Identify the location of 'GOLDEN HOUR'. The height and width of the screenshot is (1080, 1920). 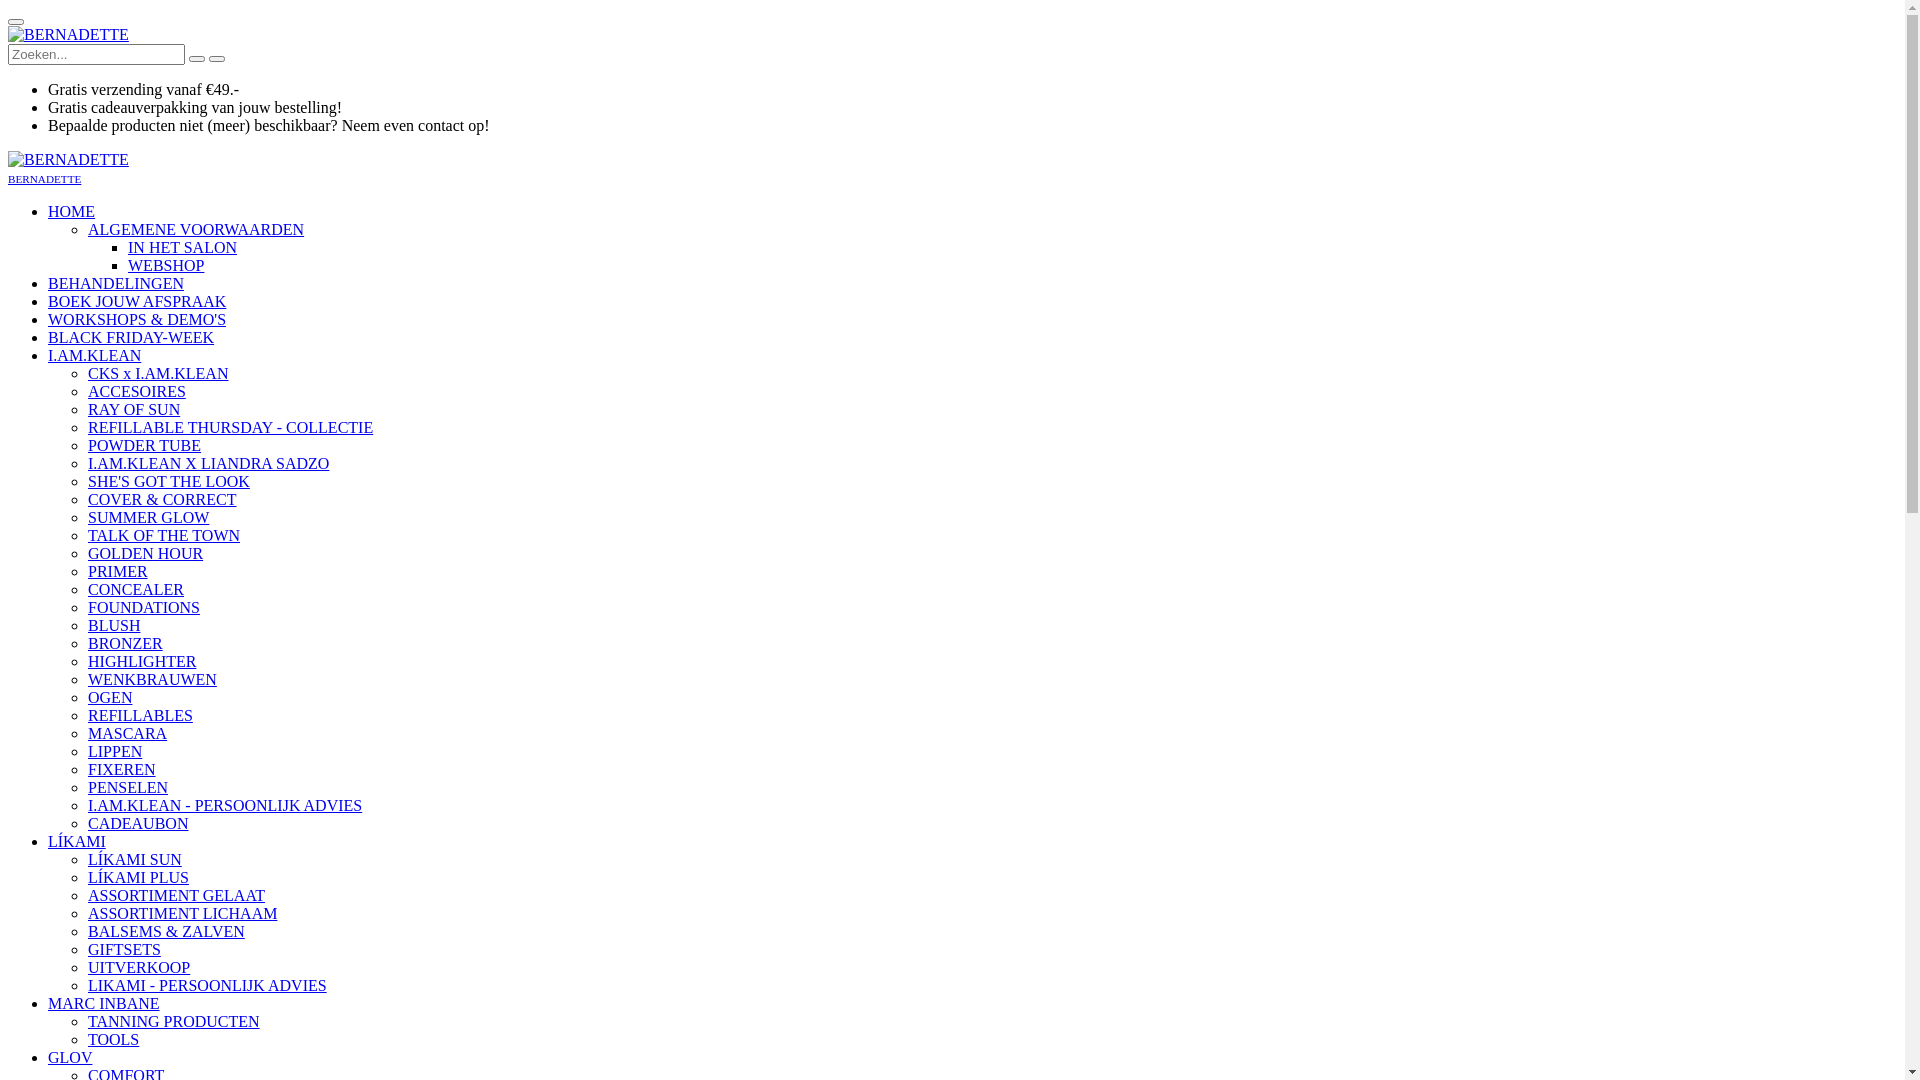
(144, 553).